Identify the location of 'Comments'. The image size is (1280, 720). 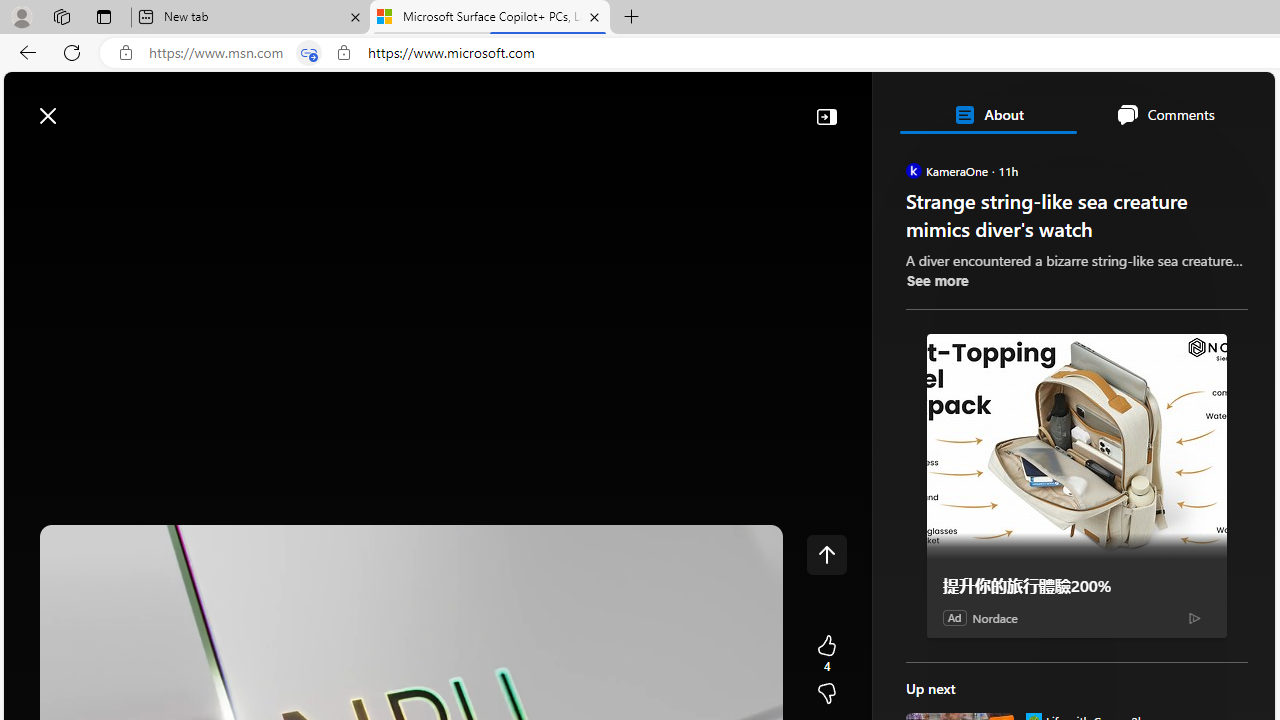
(1165, 114).